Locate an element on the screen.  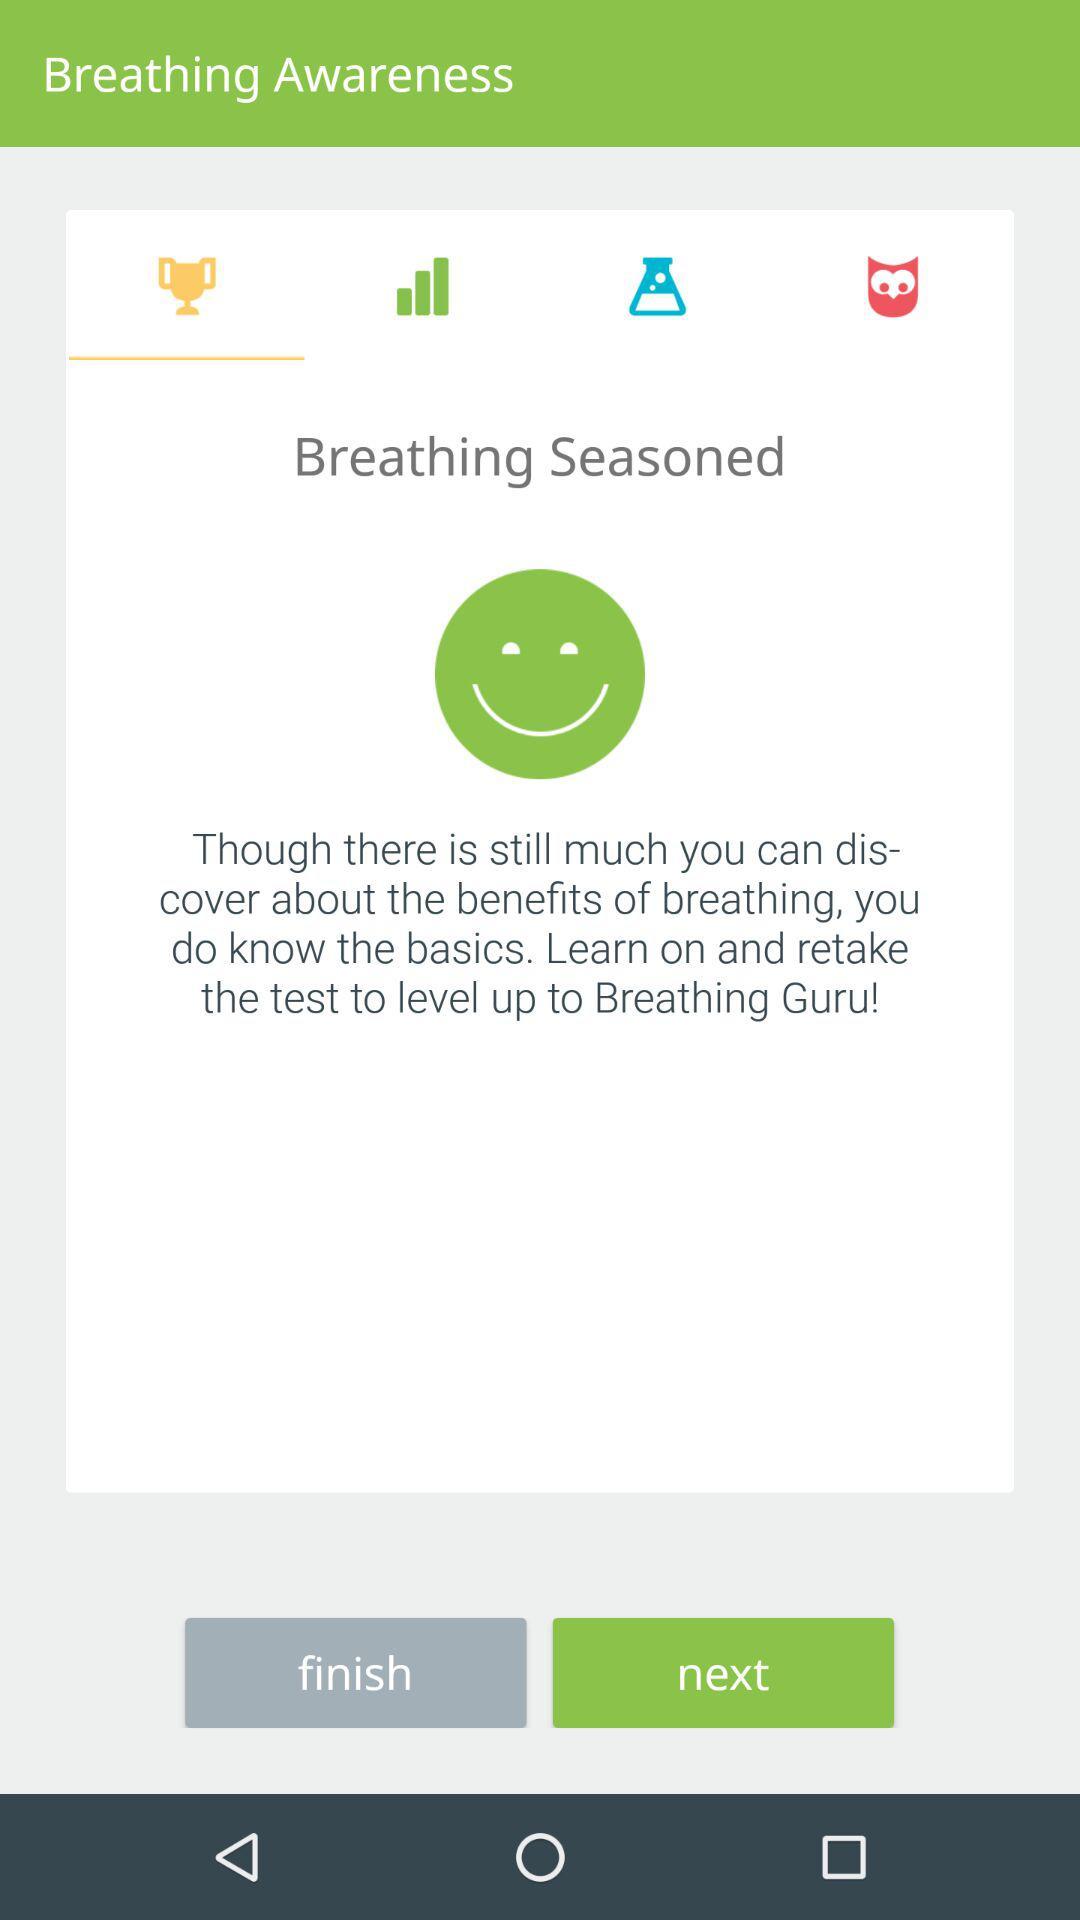
finish item is located at coordinates (354, 1672).